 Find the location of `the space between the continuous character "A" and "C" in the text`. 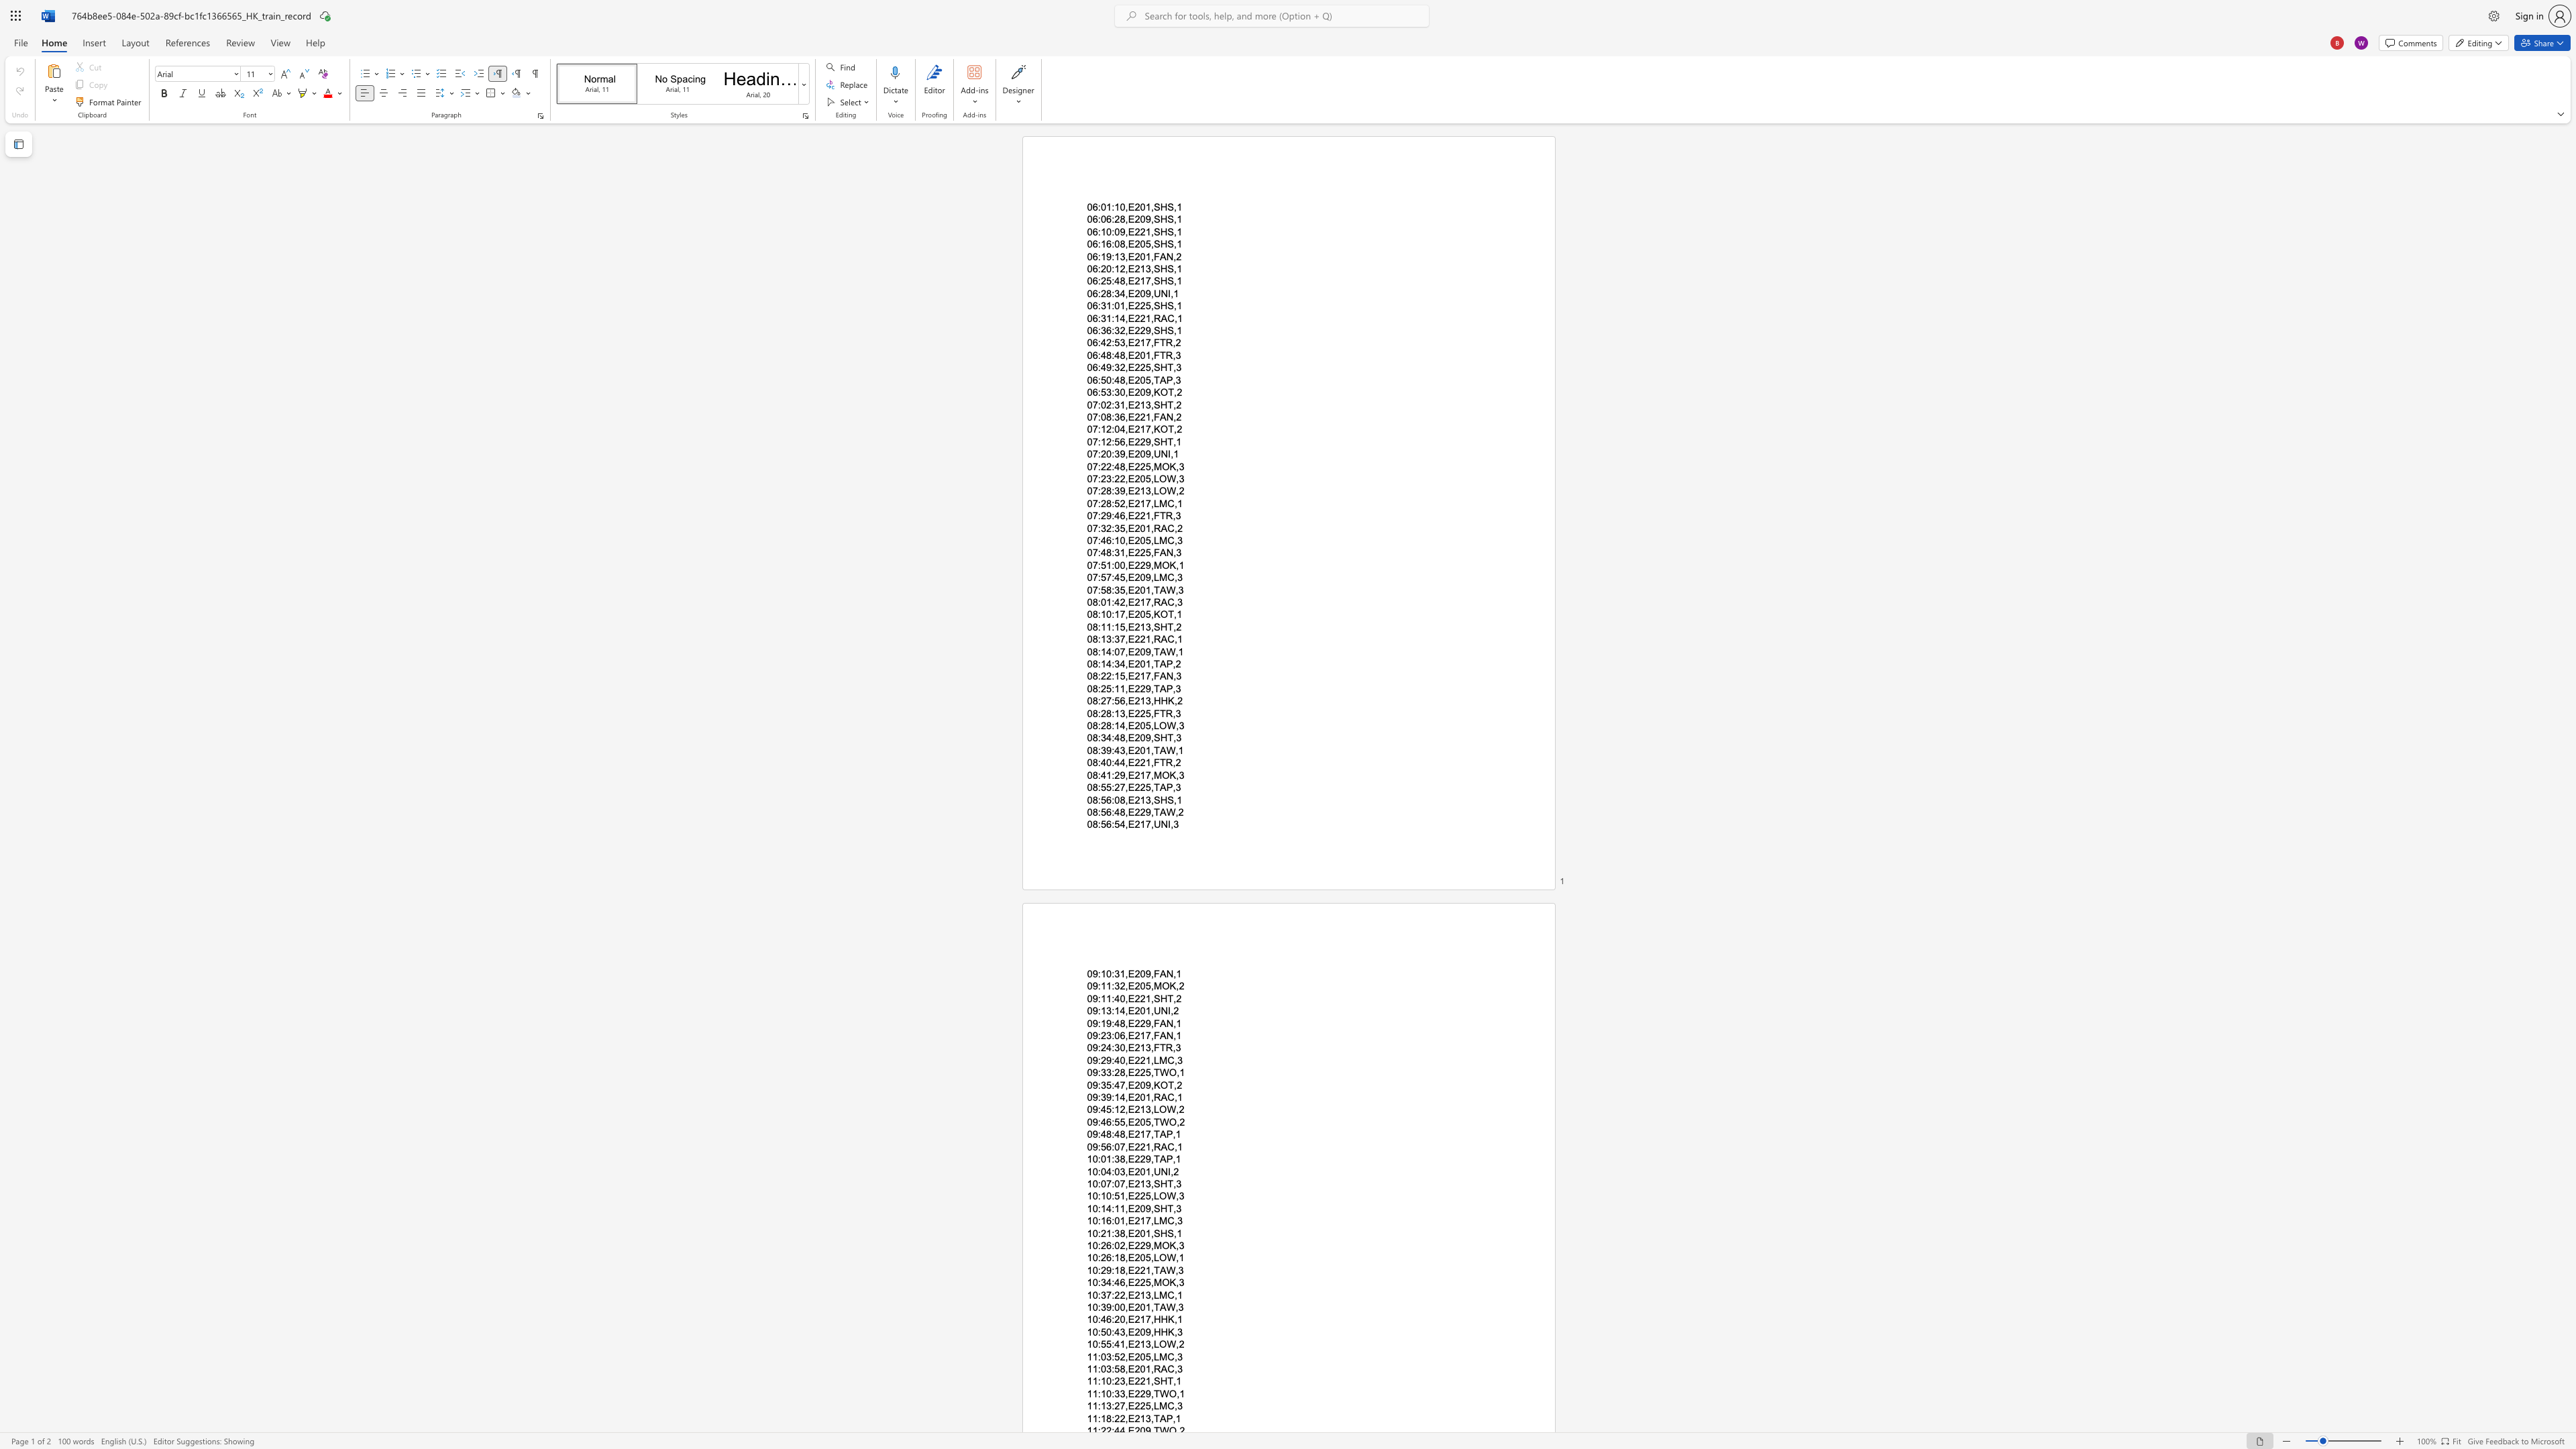

the space between the continuous character "A" and "C" in the text is located at coordinates (1167, 1096).